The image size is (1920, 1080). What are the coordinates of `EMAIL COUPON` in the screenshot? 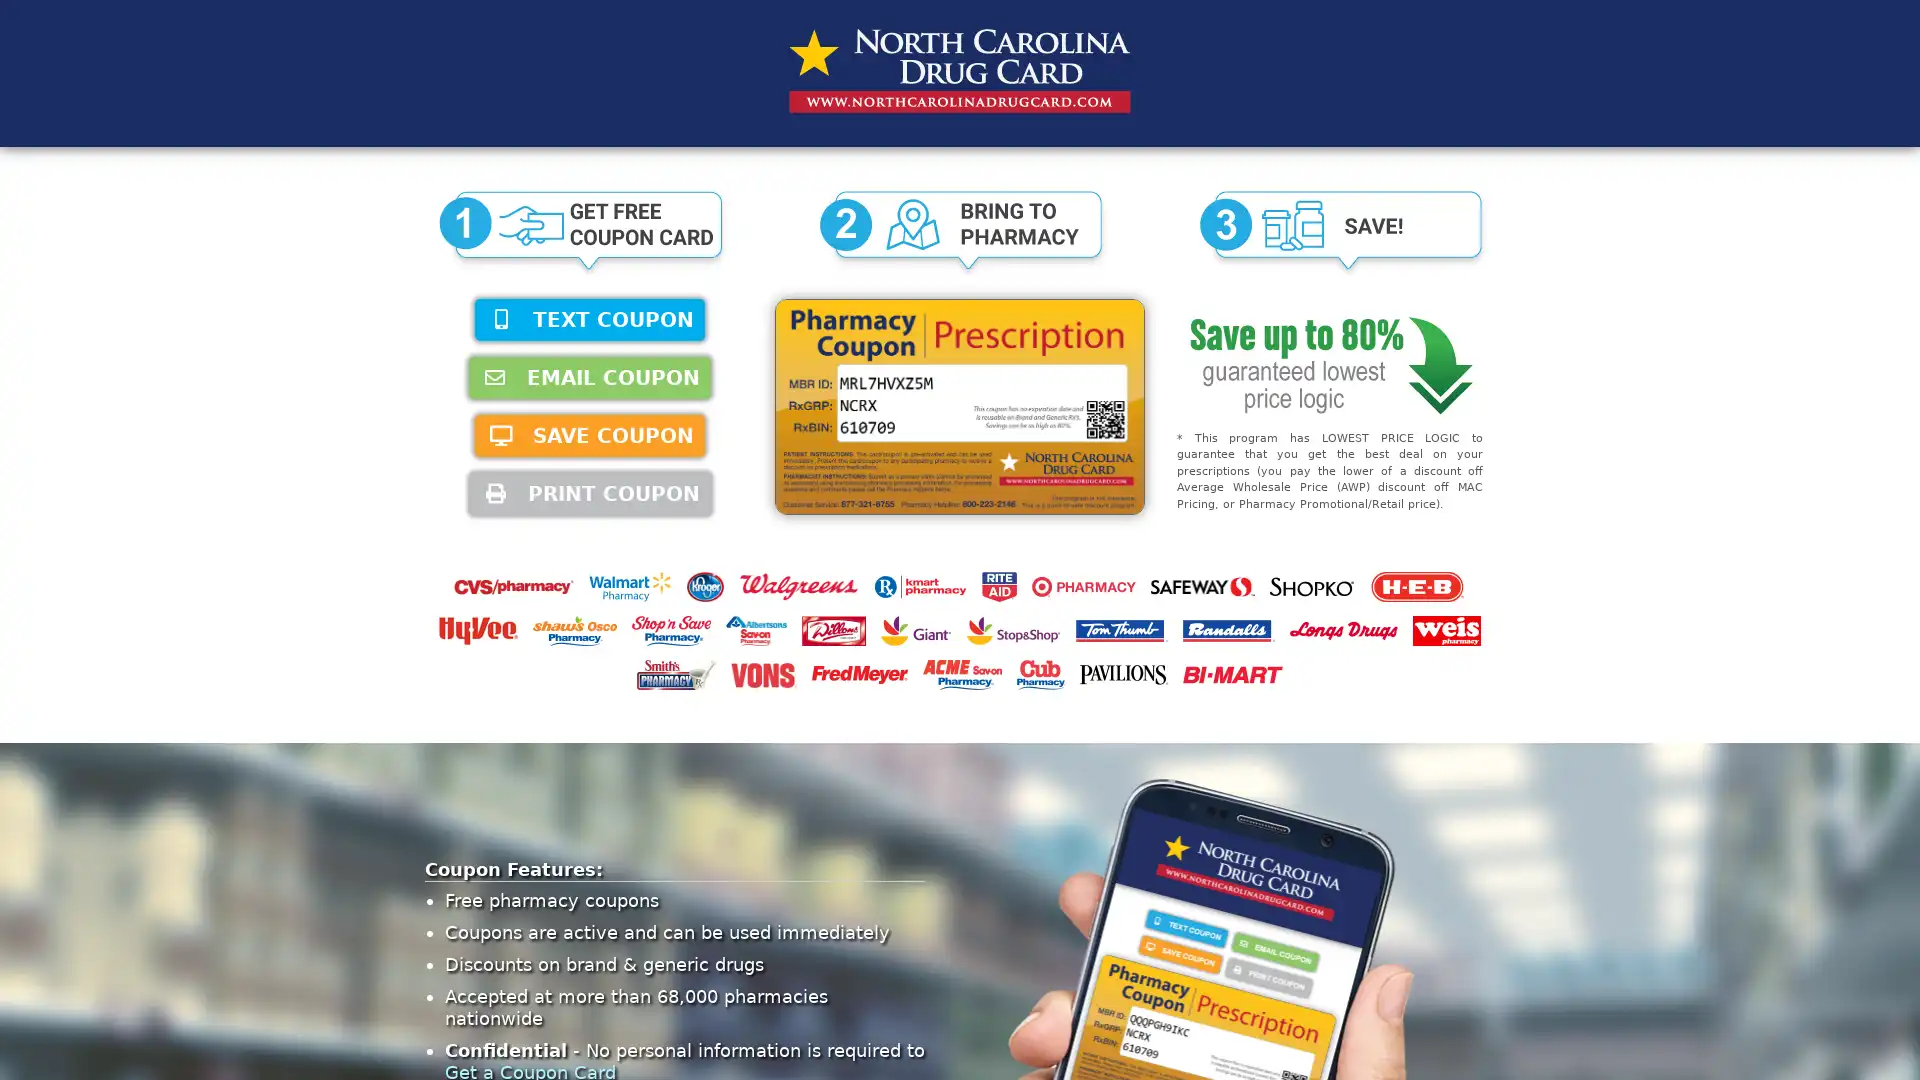 It's located at (589, 378).